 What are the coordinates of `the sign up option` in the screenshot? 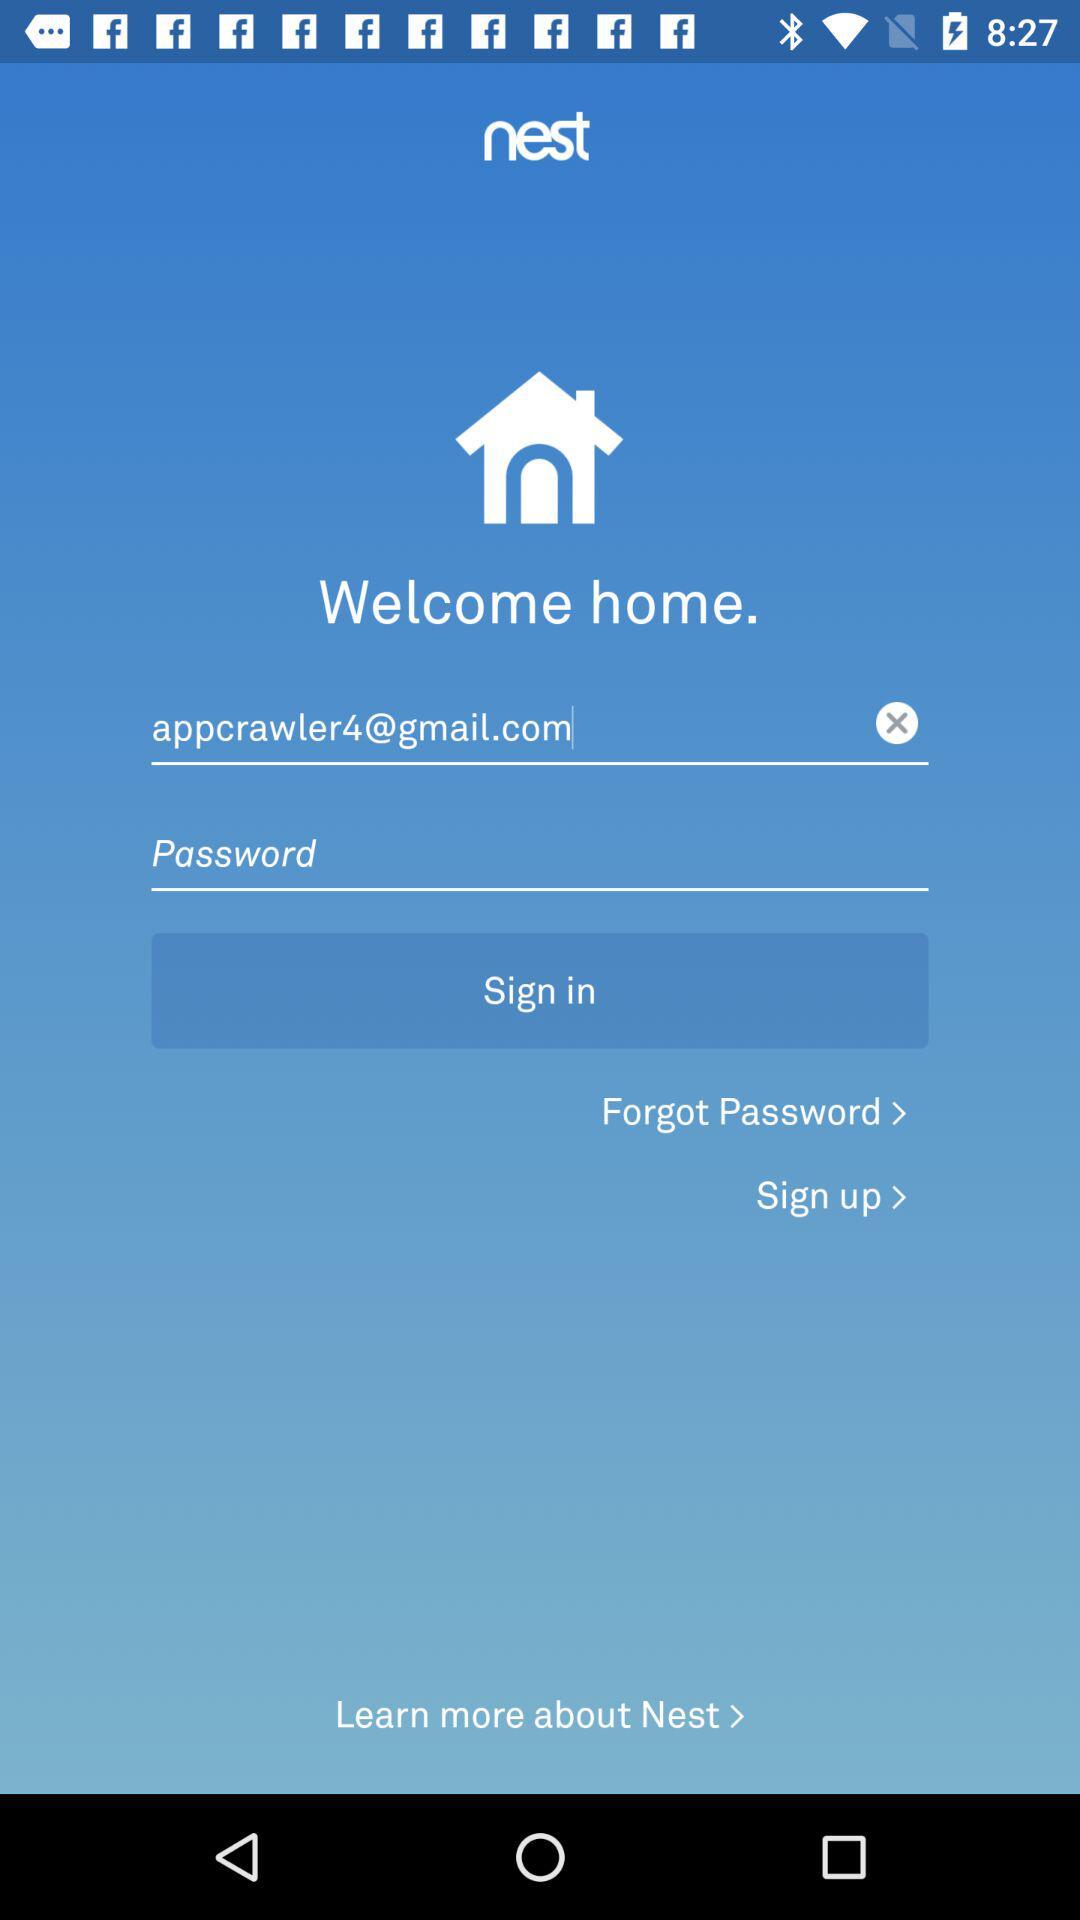 It's located at (832, 1195).